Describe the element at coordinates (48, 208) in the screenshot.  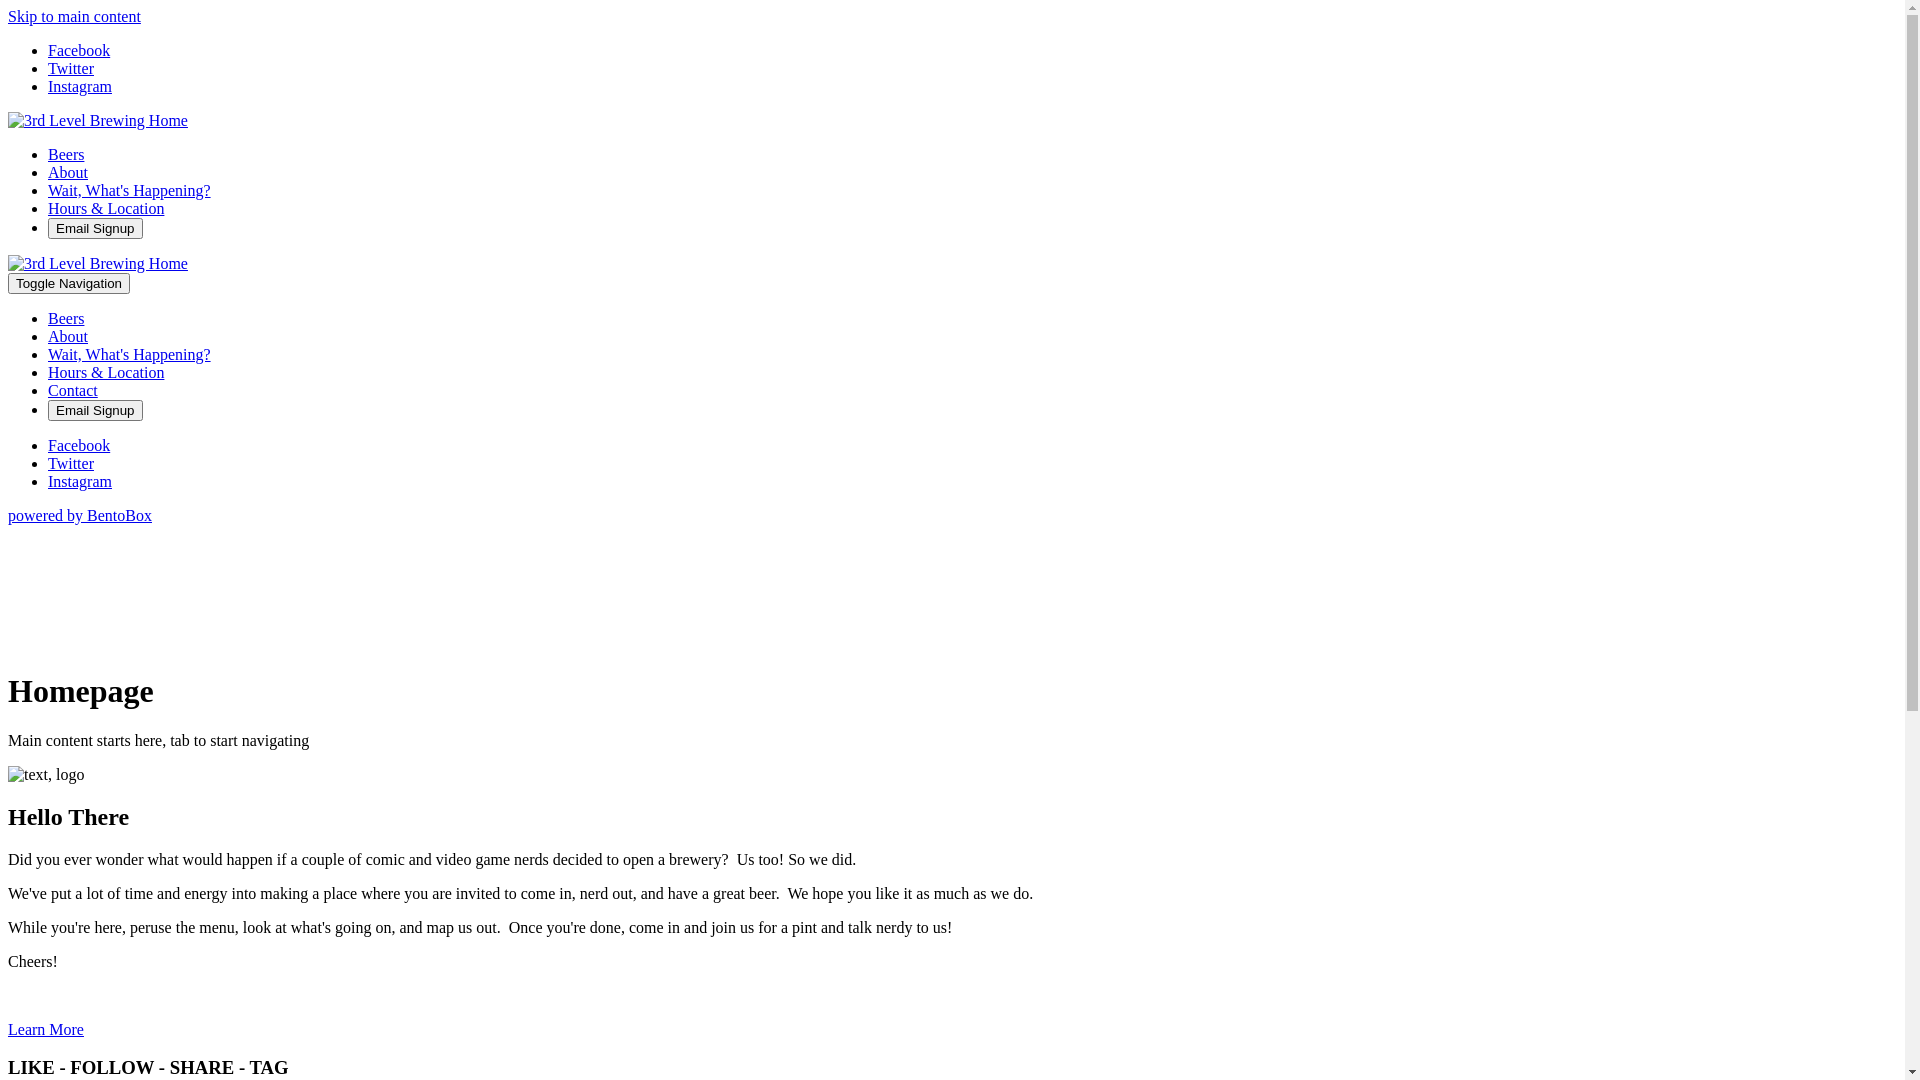
I see `'Hours & Location'` at that location.